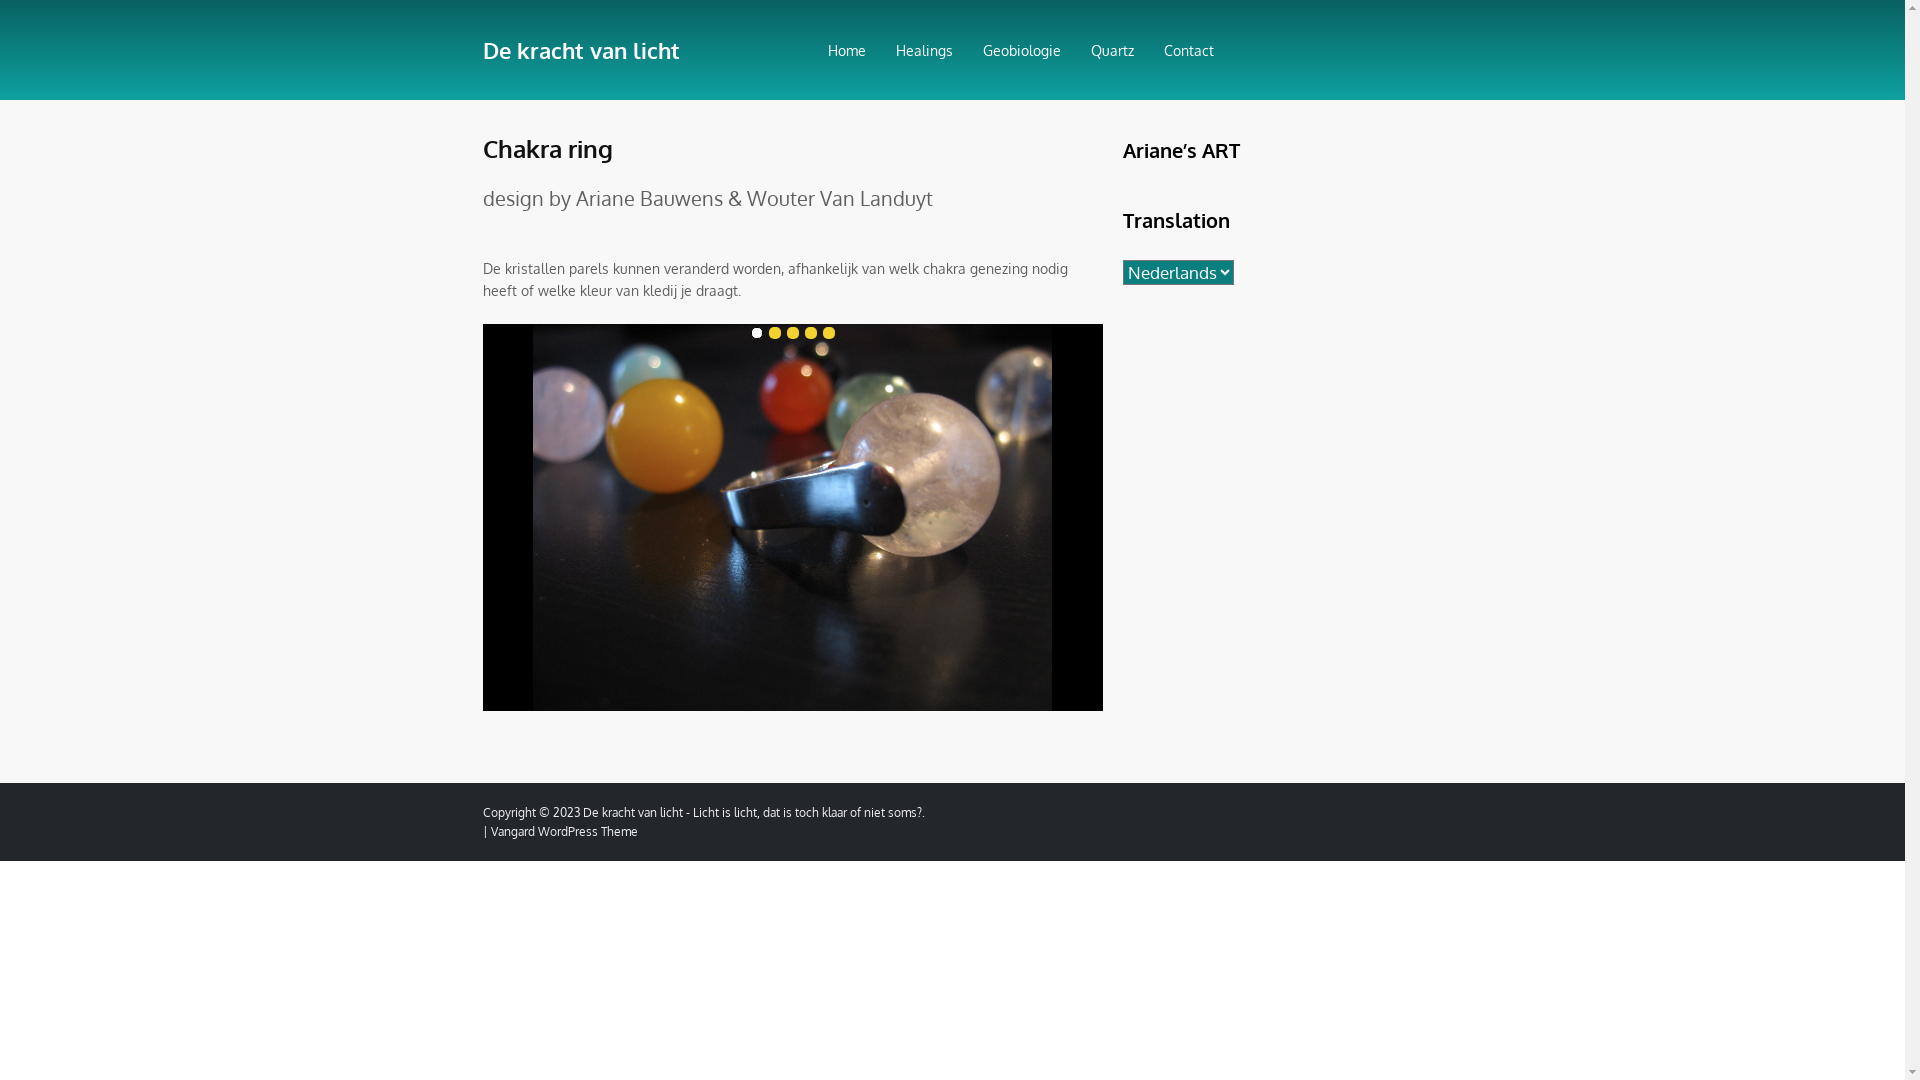 The image size is (1920, 1080). I want to click on 'Contact', so click(1153, 49).